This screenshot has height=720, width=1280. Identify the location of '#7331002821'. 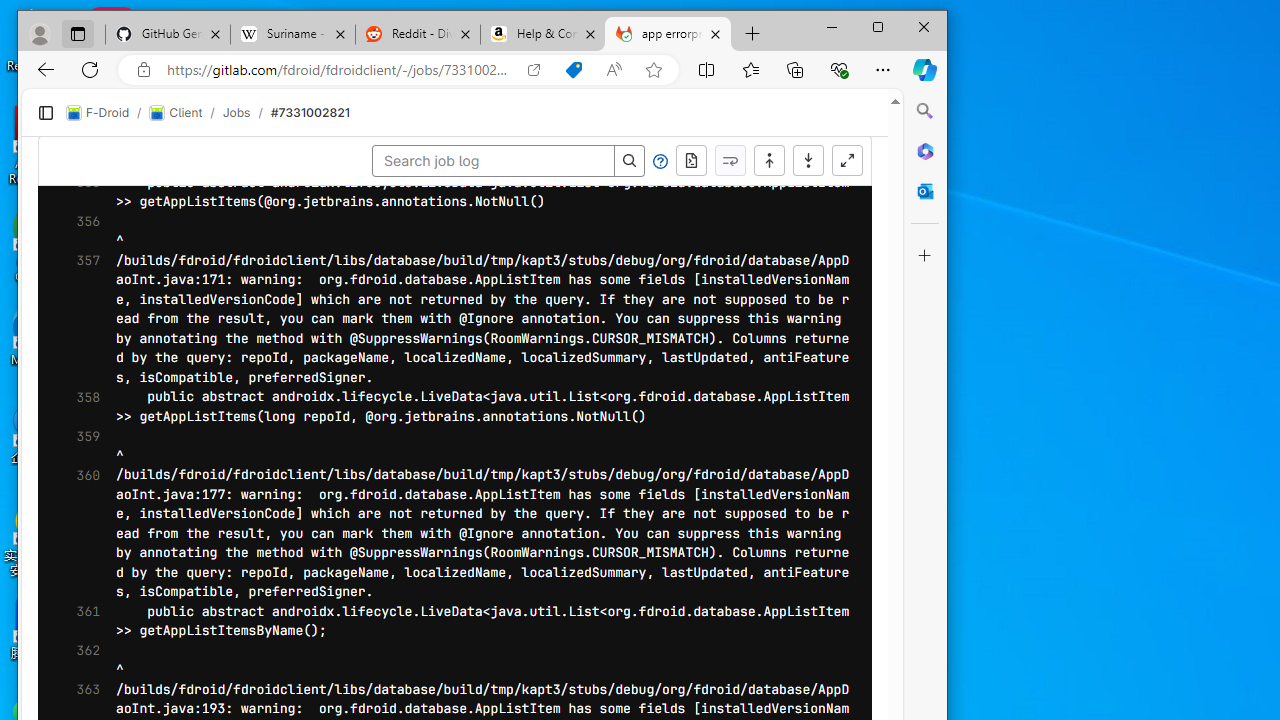
(308, 113).